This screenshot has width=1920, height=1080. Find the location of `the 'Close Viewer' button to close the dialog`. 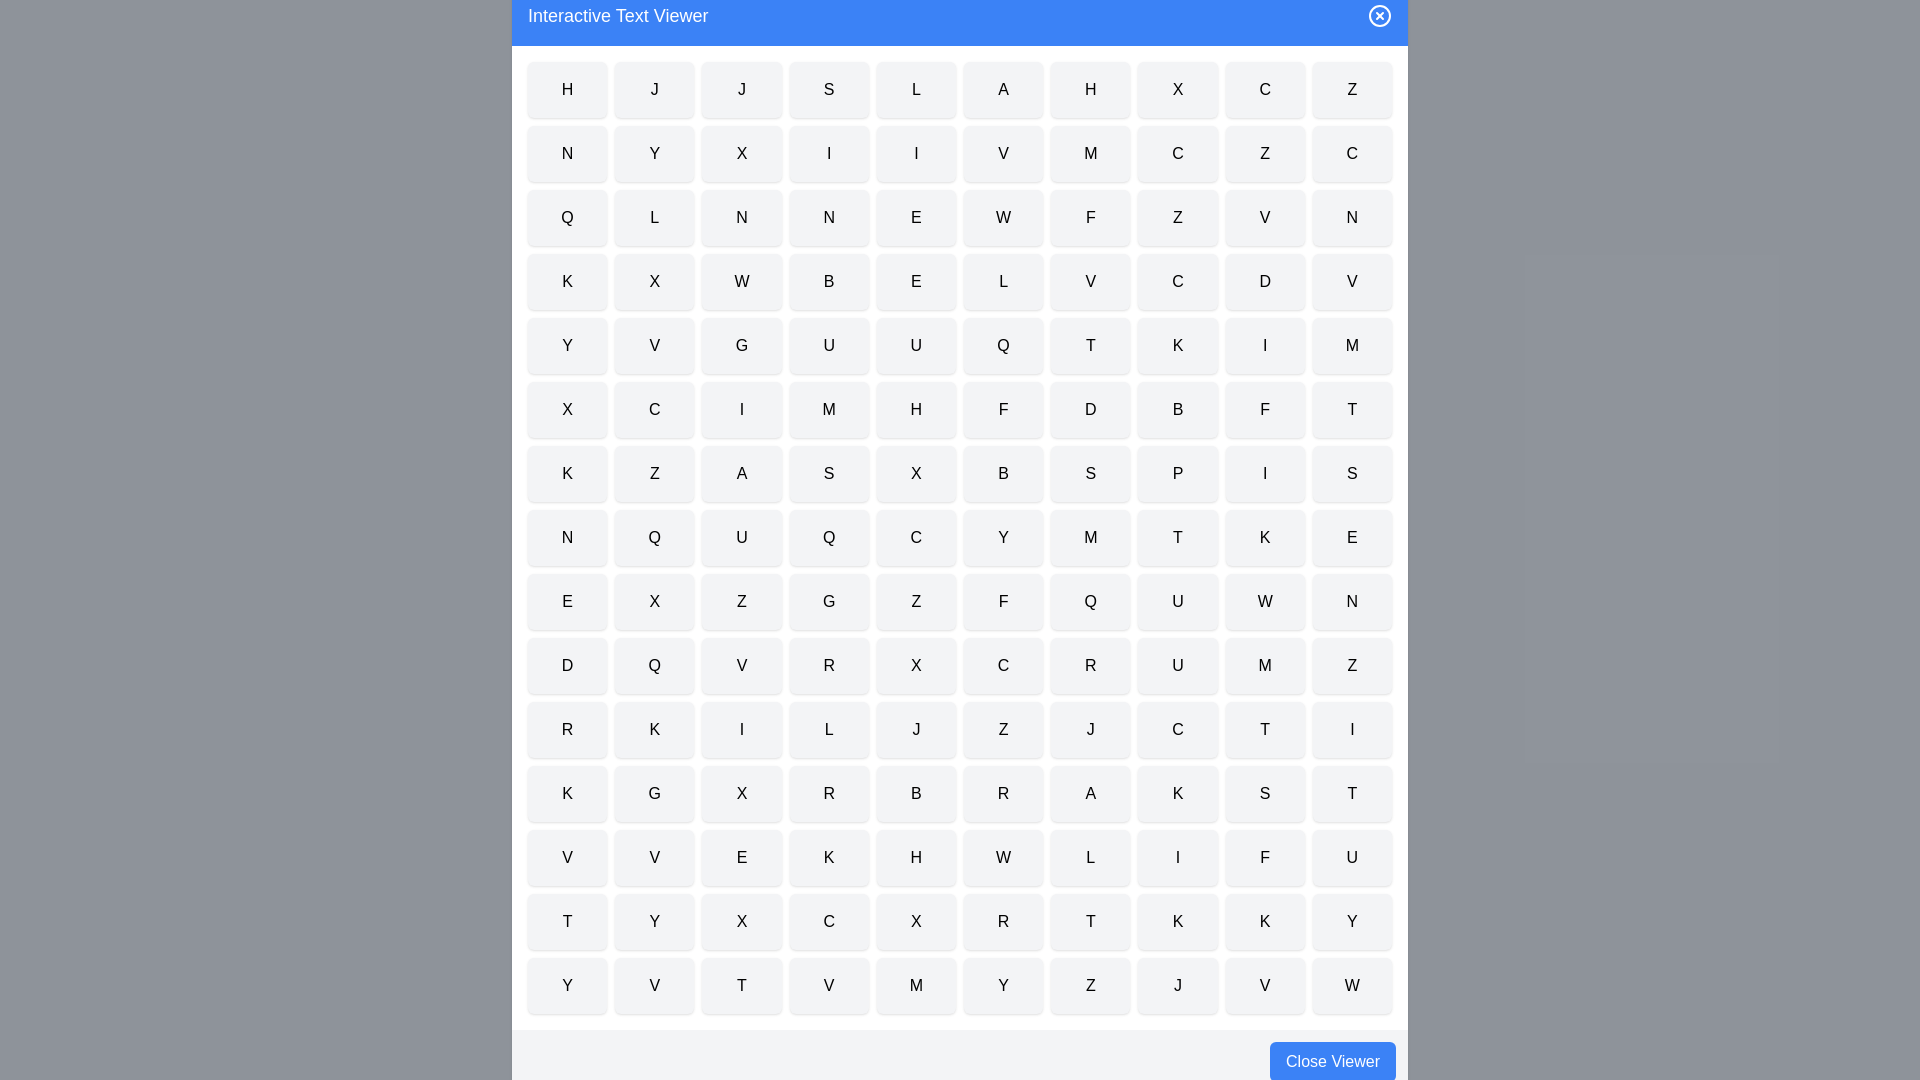

the 'Close Viewer' button to close the dialog is located at coordinates (1333, 1060).